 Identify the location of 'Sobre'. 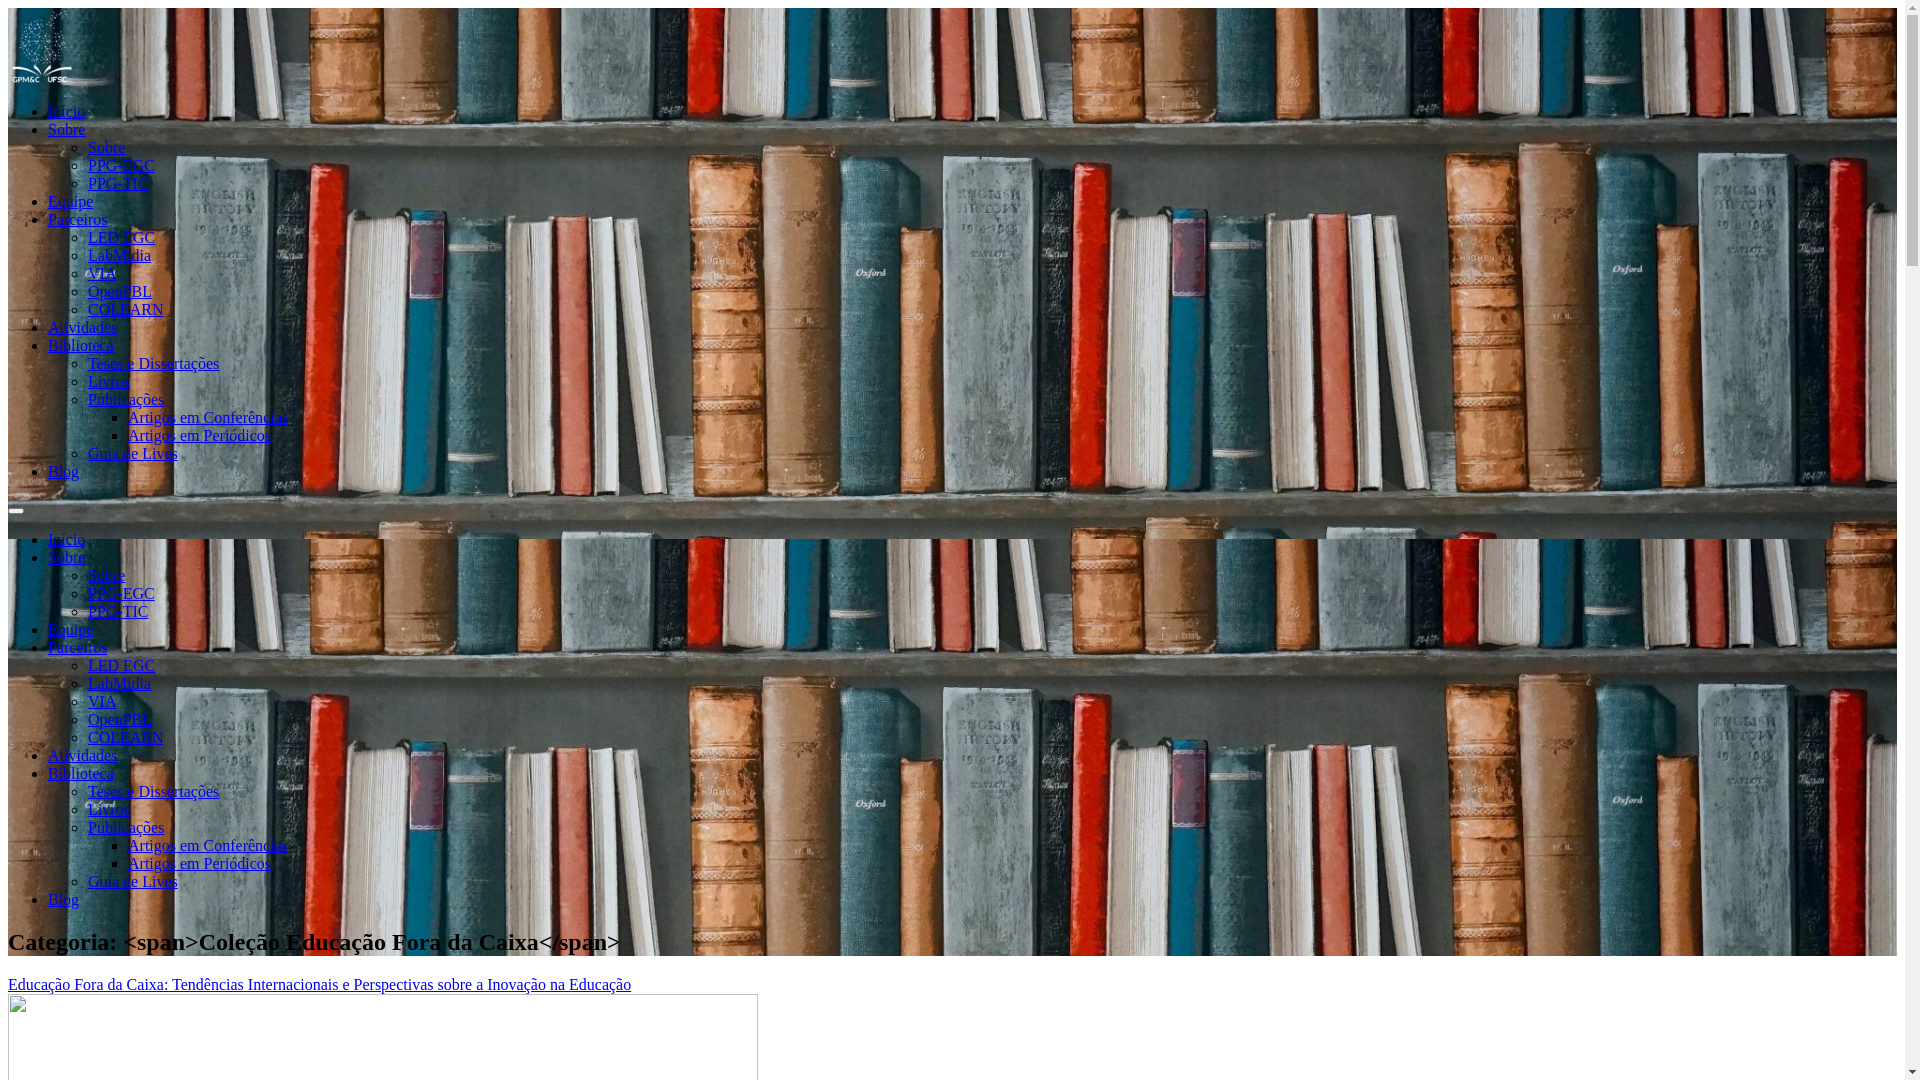
(105, 146).